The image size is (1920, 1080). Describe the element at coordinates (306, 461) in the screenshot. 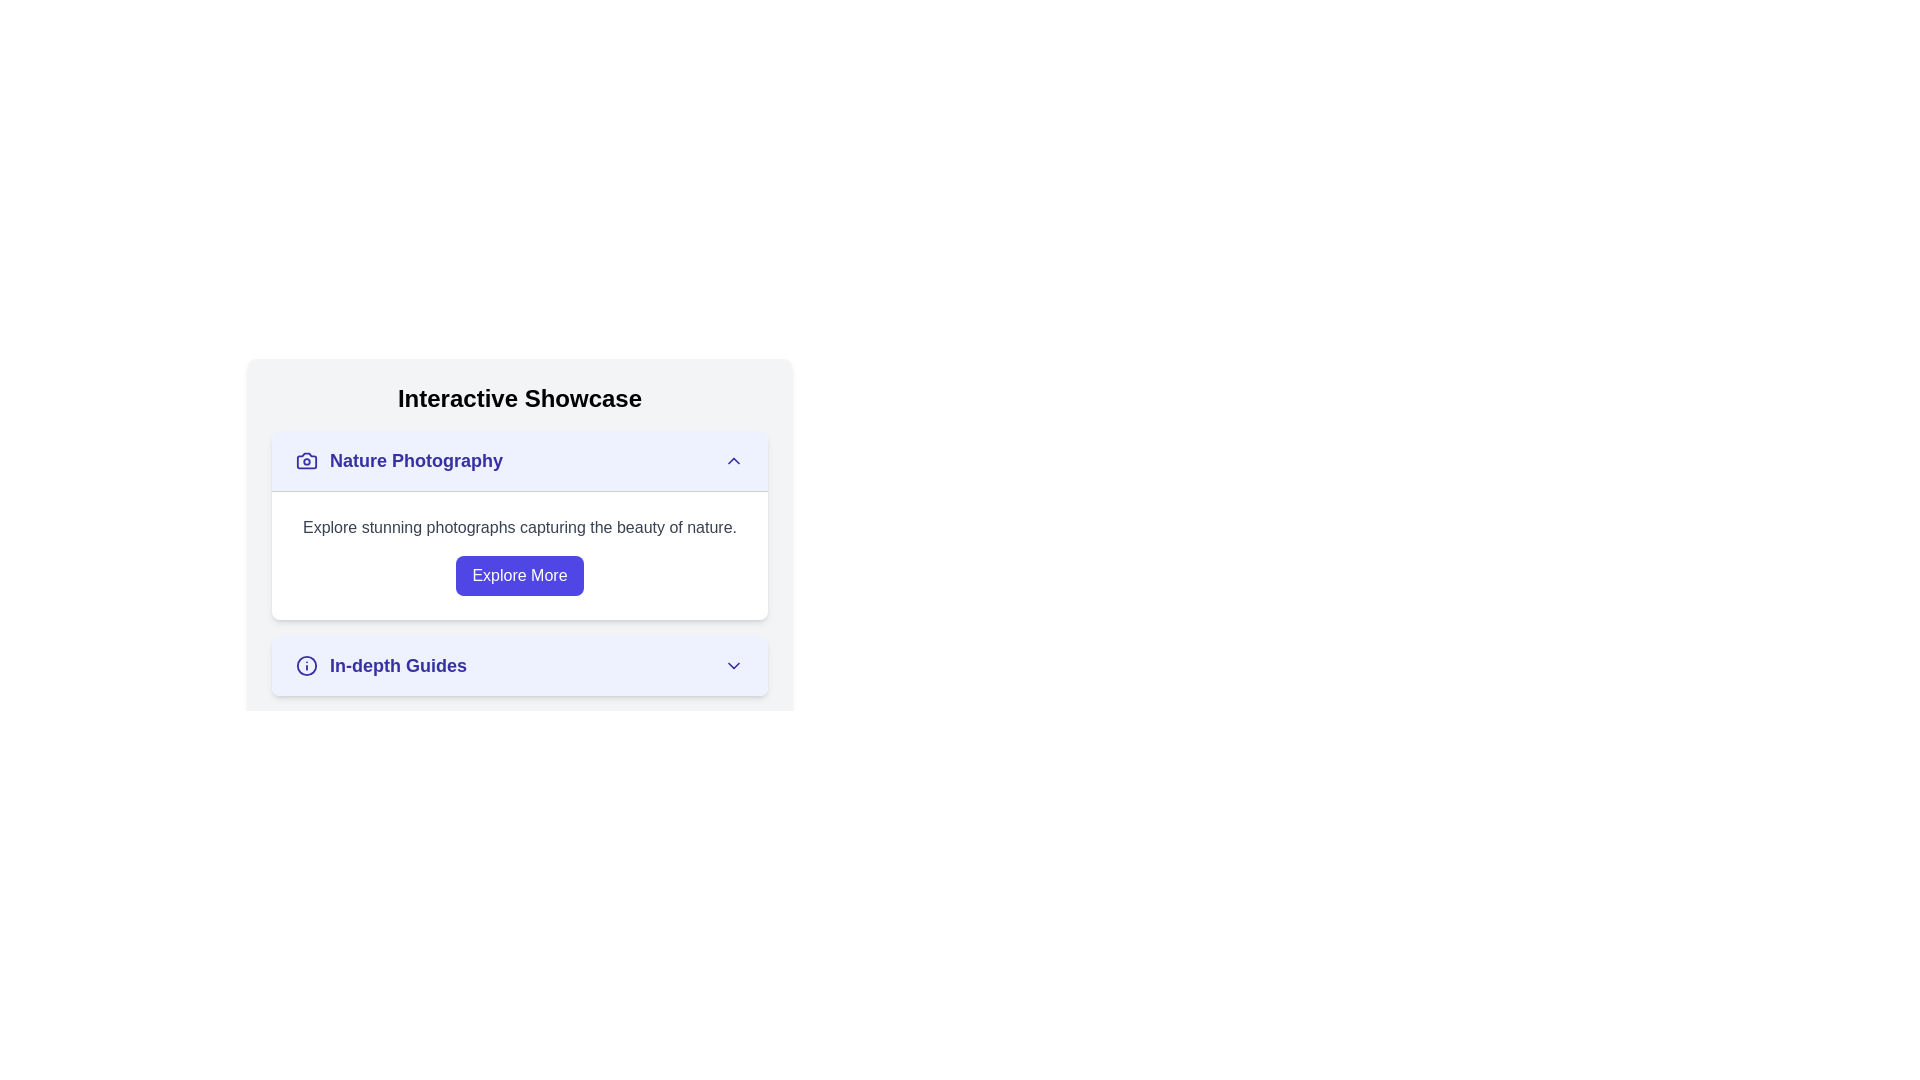

I see `the presence of the decorative icon background shape associated with the camera symbol, located to the left of the text 'Nature Photography' within the first collapsible card below 'Interactive Showcase'` at that location.